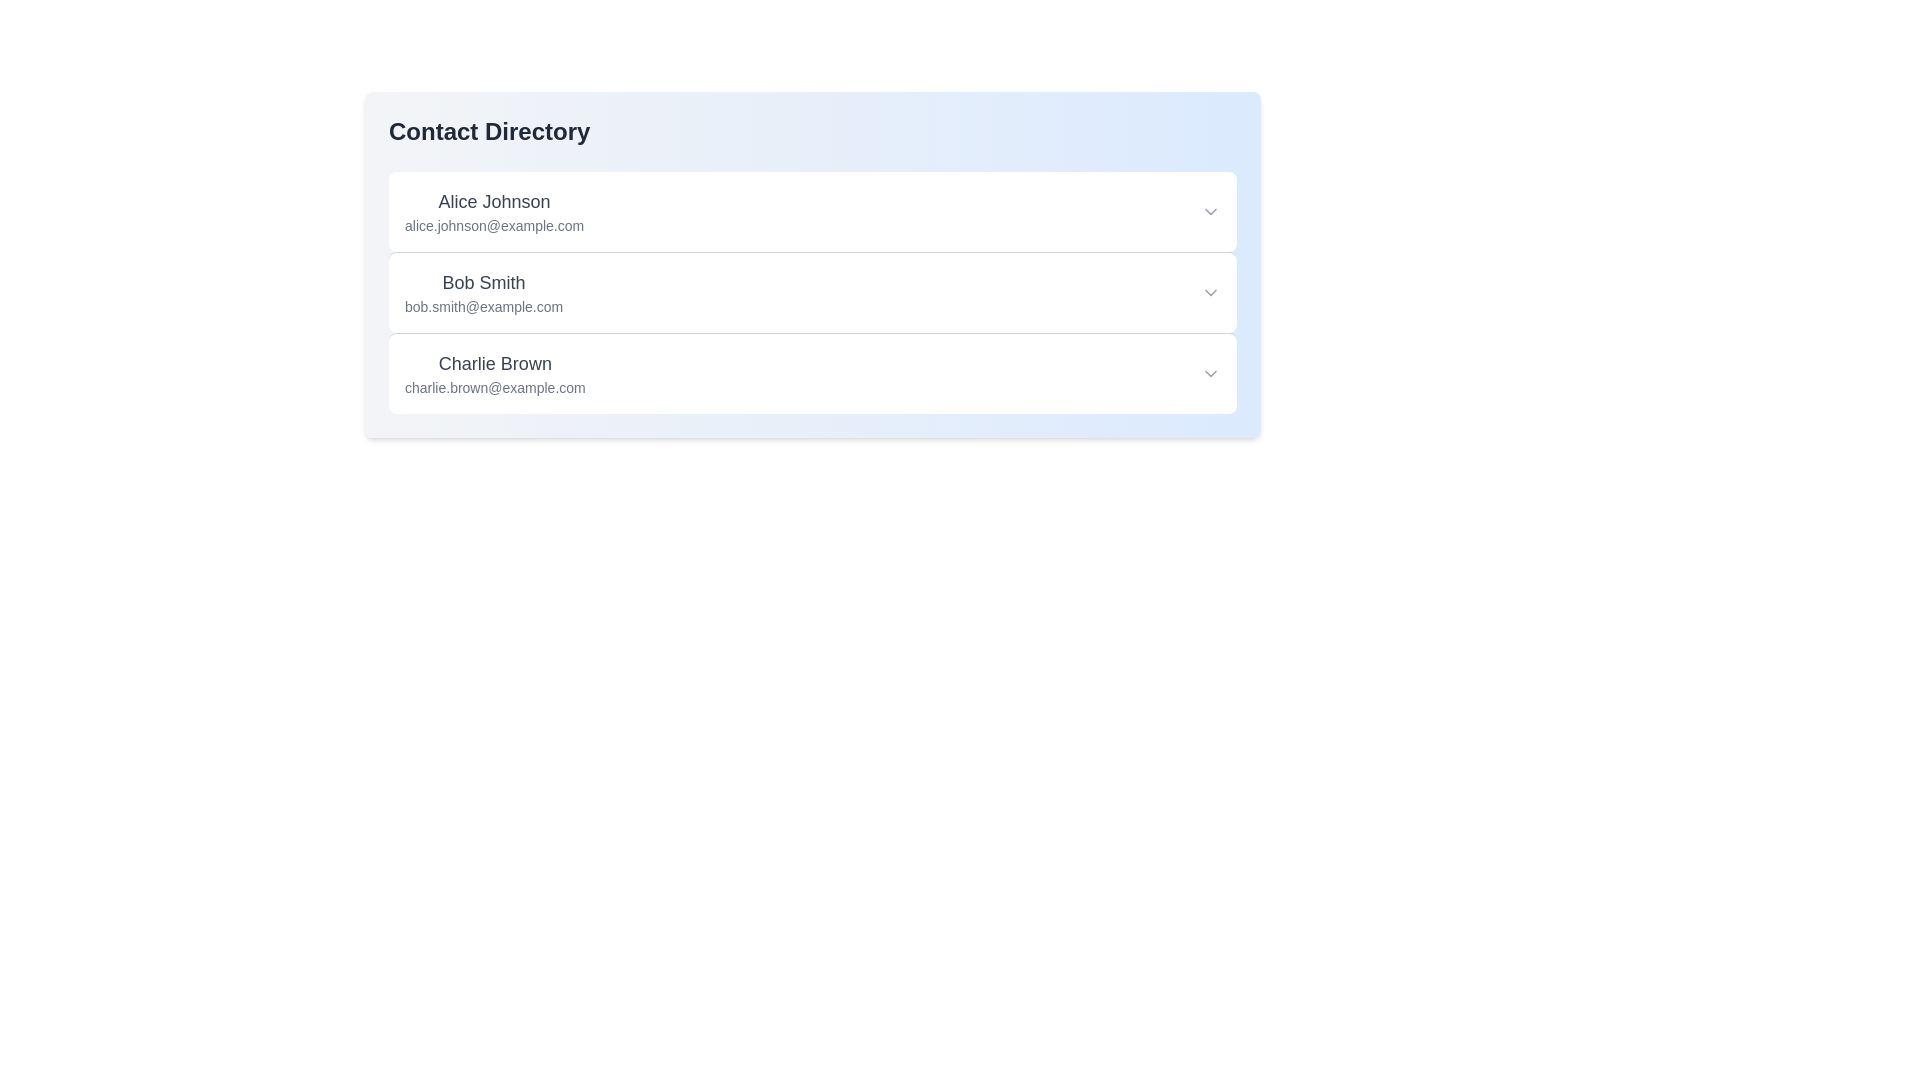  I want to click on the static text element displaying the email address located below 'Charlie Brown' in the third contact card, so click(495, 388).